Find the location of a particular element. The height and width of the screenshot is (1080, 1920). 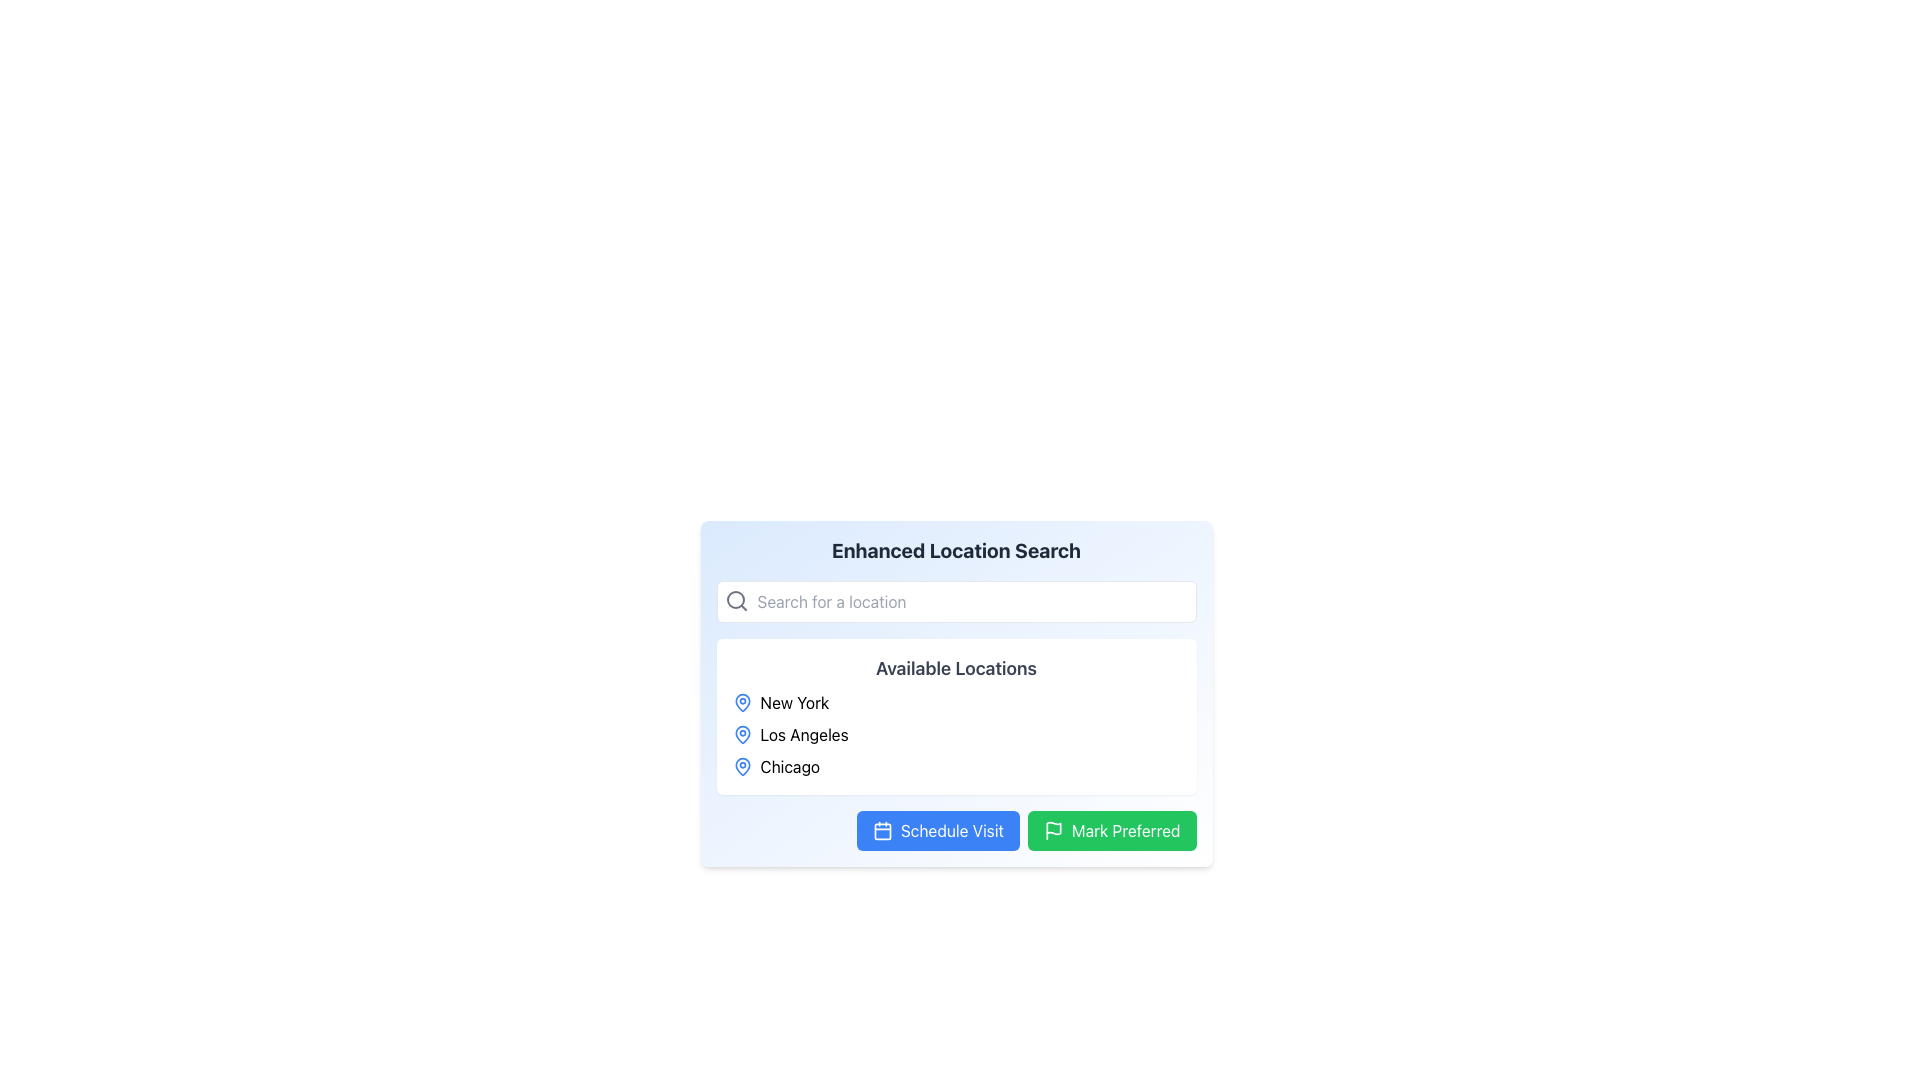

the search icon, which is a stylized magnifying glass with a gray outline located at the top-left corner of the search bar before the text input field is located at coordinates (735, 600).